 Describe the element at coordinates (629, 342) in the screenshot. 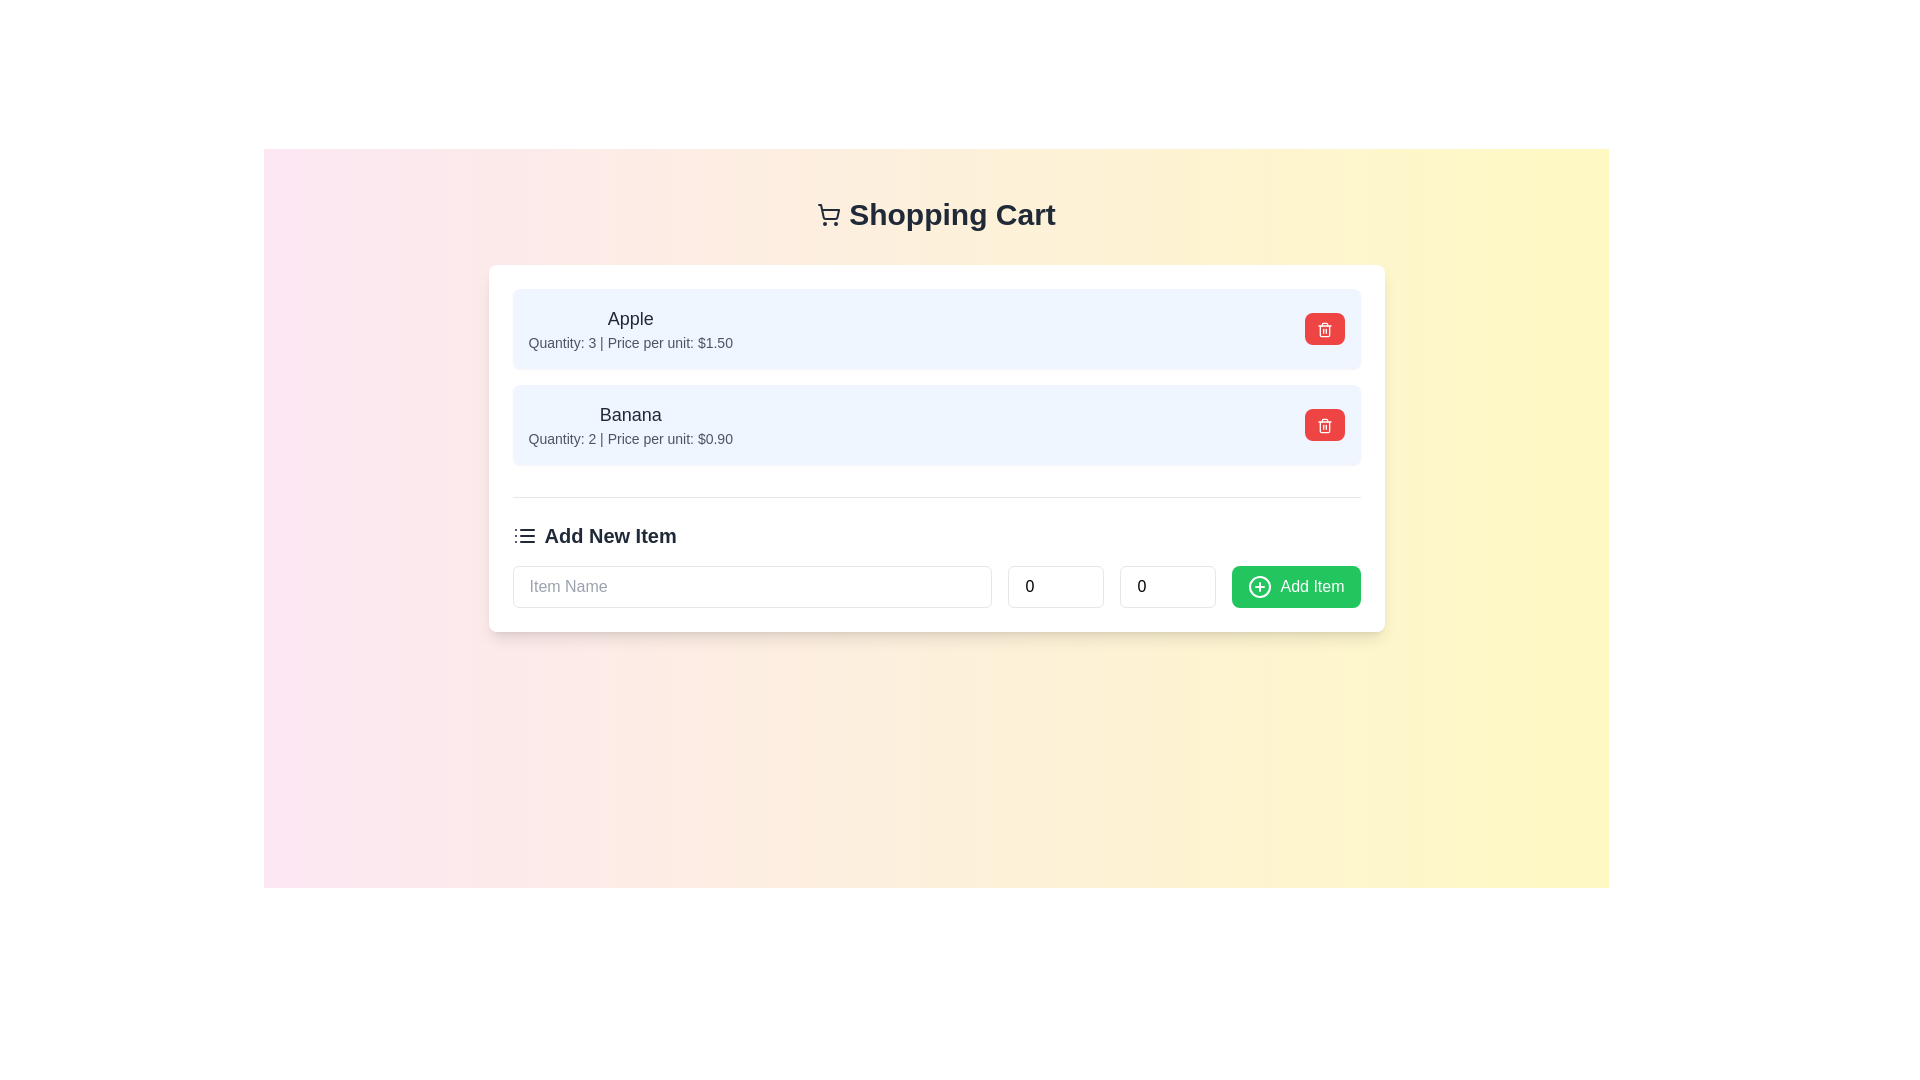

I see `the text label displaying 'Quantity: 3 | Price per unit: $1.50' located below the 'Apple' heading in the shopping cart interface` at that location.